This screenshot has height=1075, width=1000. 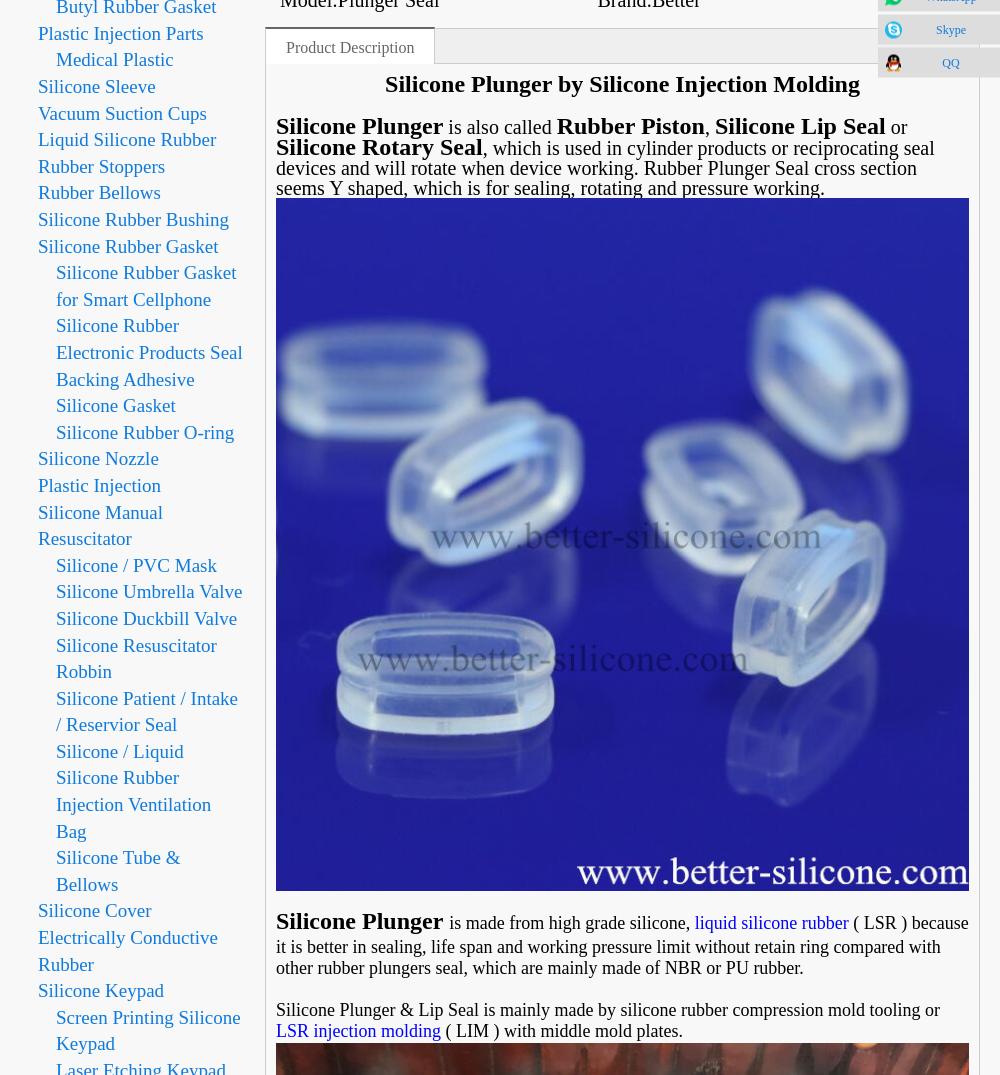 What do you see at coordinates (349, 48) in the screenshot?
I see `'Product Description'` at bounding box center [349, 48].